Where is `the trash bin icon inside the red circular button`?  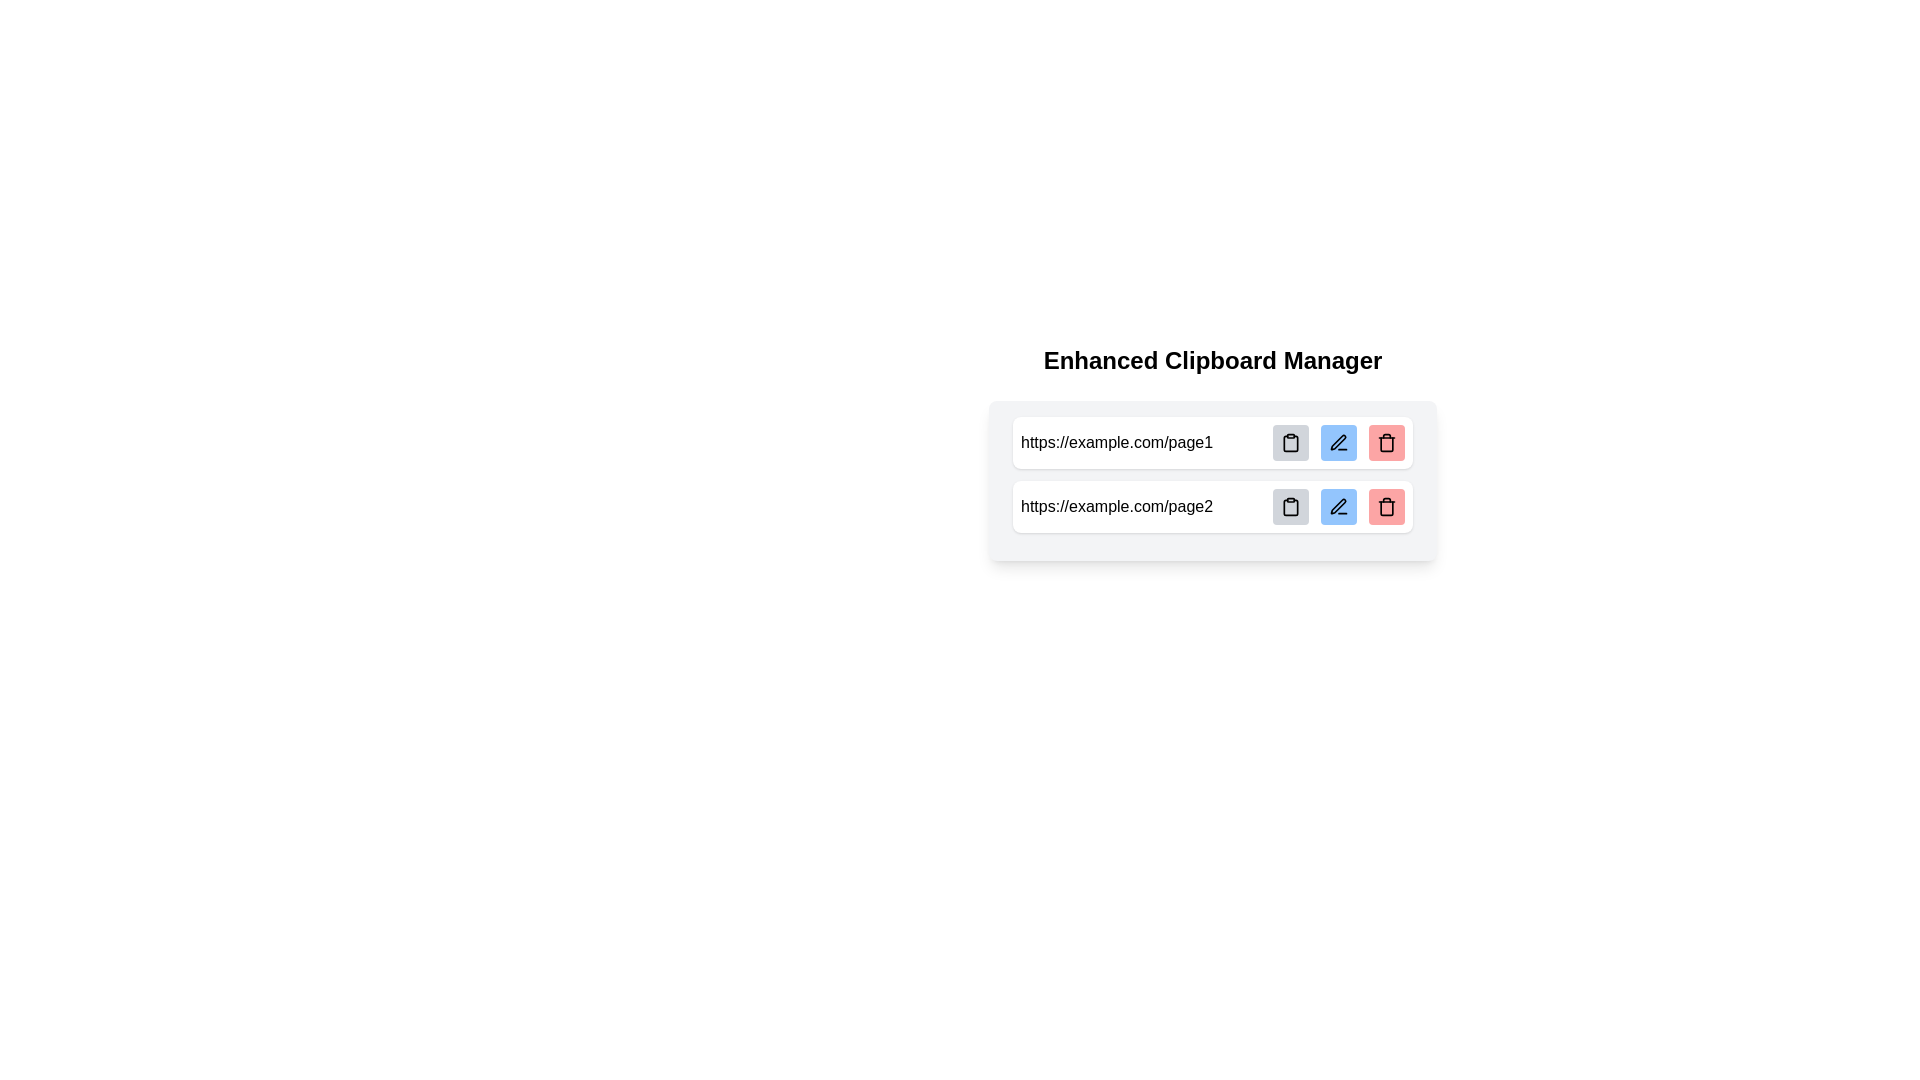
the trash bin icon inside the red circular button is located at coordinates (1386, 442).